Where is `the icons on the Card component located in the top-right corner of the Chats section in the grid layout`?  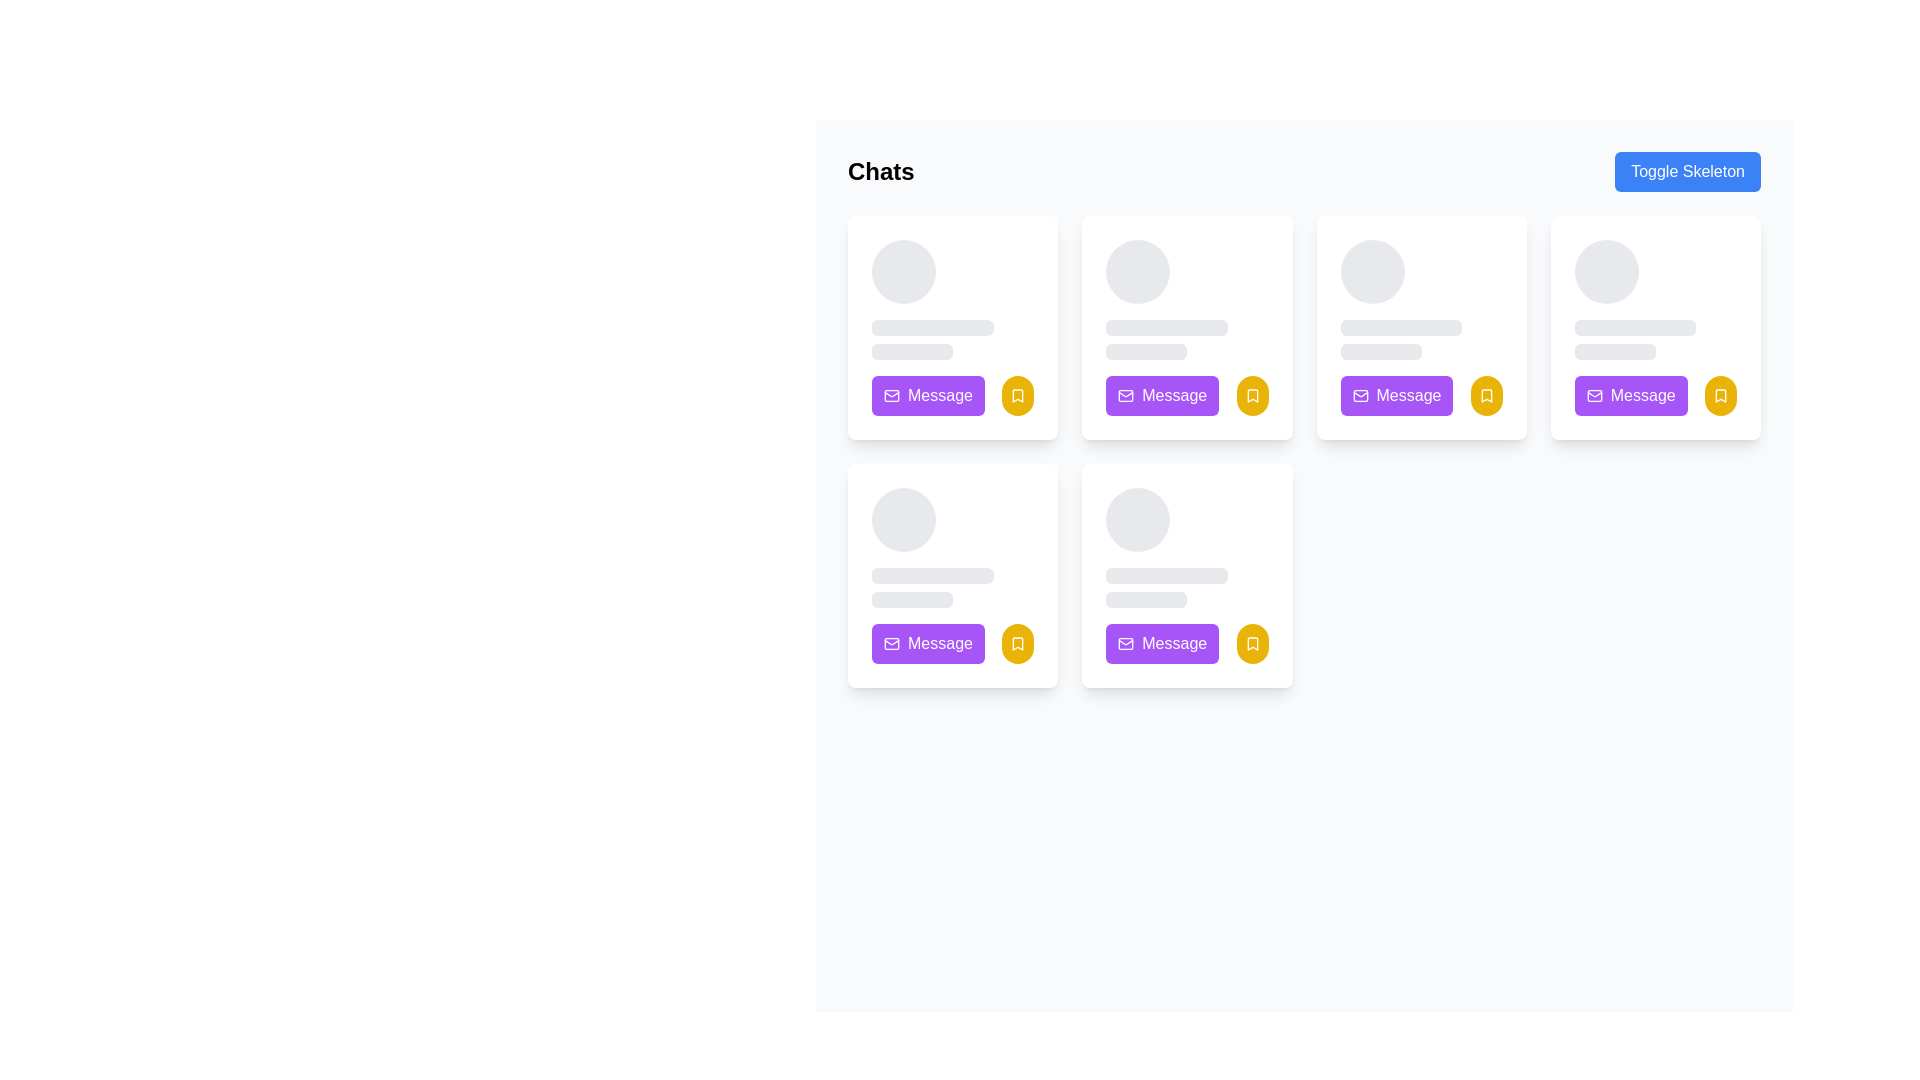 the icons on the Card component located in the top-right corner of the Chats section in the grid layout is located at coordinates (1655, 326).